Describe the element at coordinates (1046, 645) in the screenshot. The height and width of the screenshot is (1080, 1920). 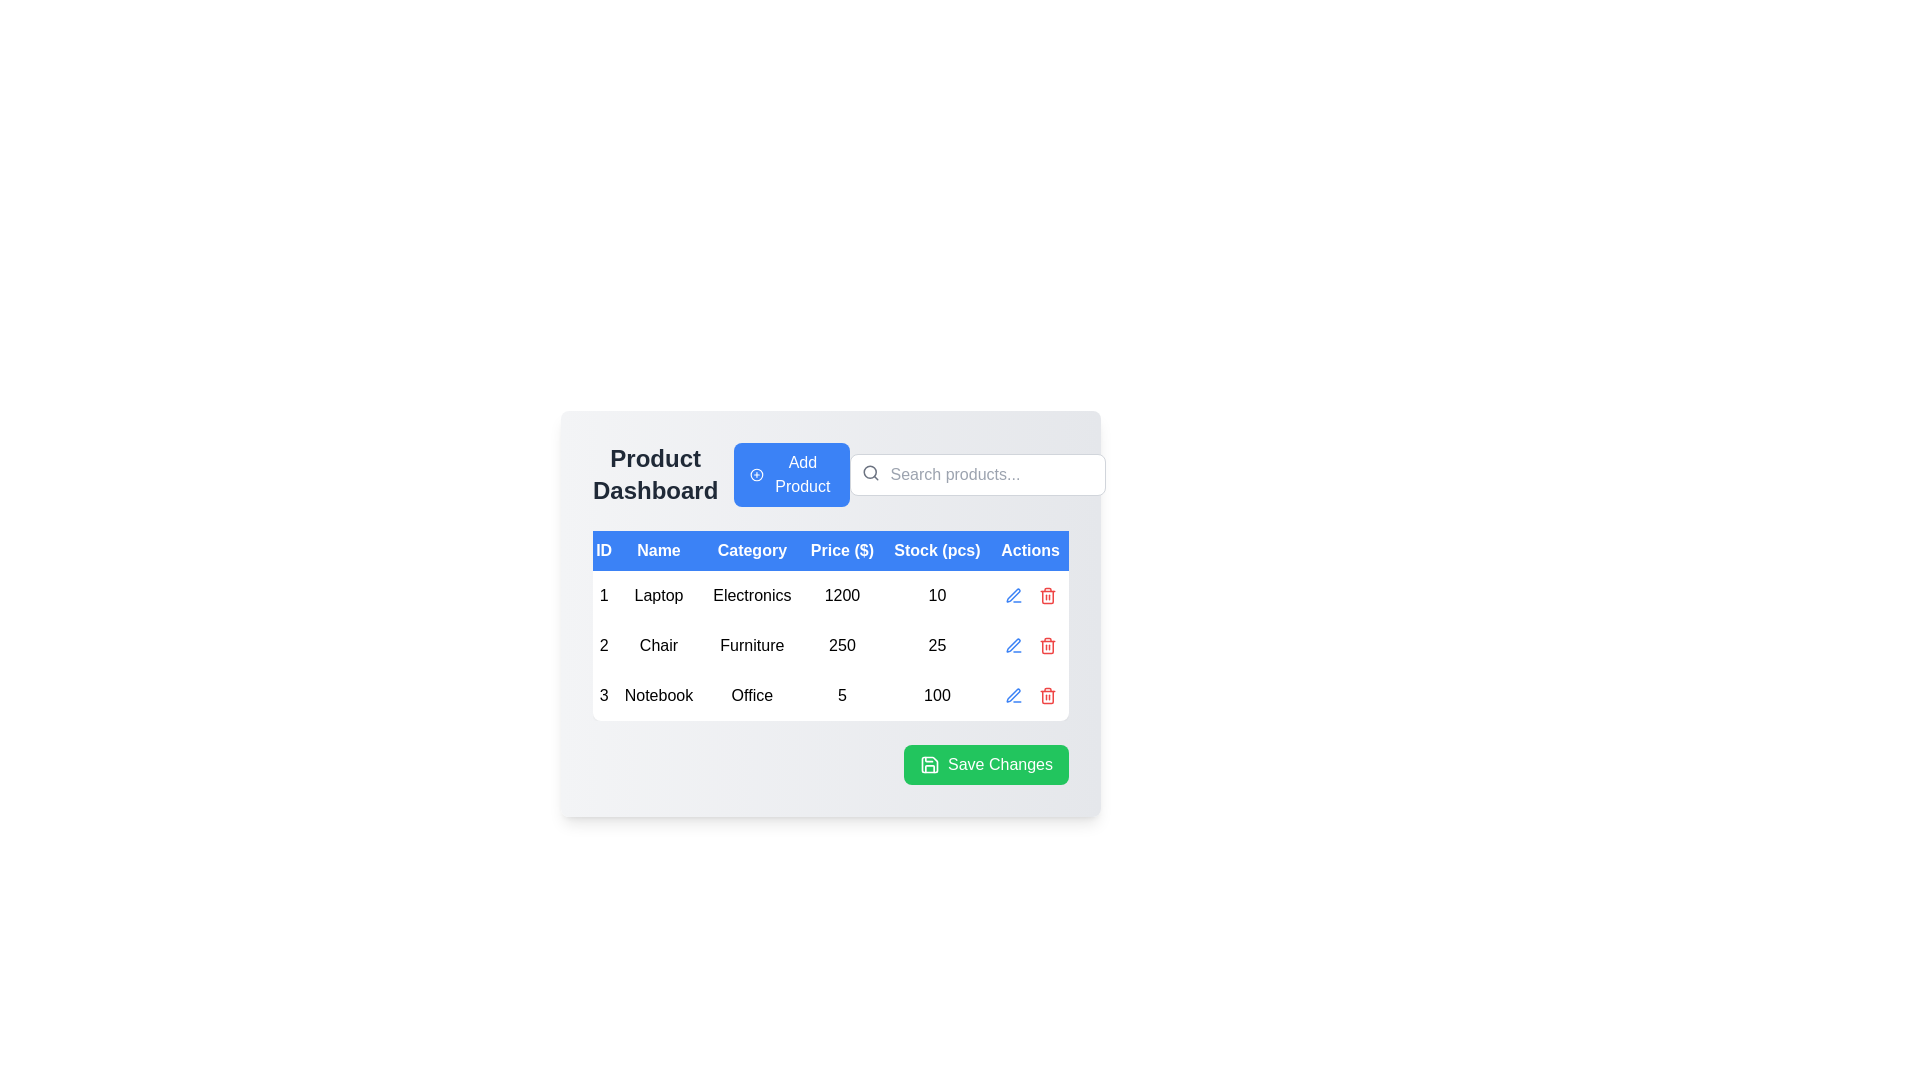
I see `the trash bin icon located in the 'Actions' column of the second row of the table to initiate the delete action` at that location.